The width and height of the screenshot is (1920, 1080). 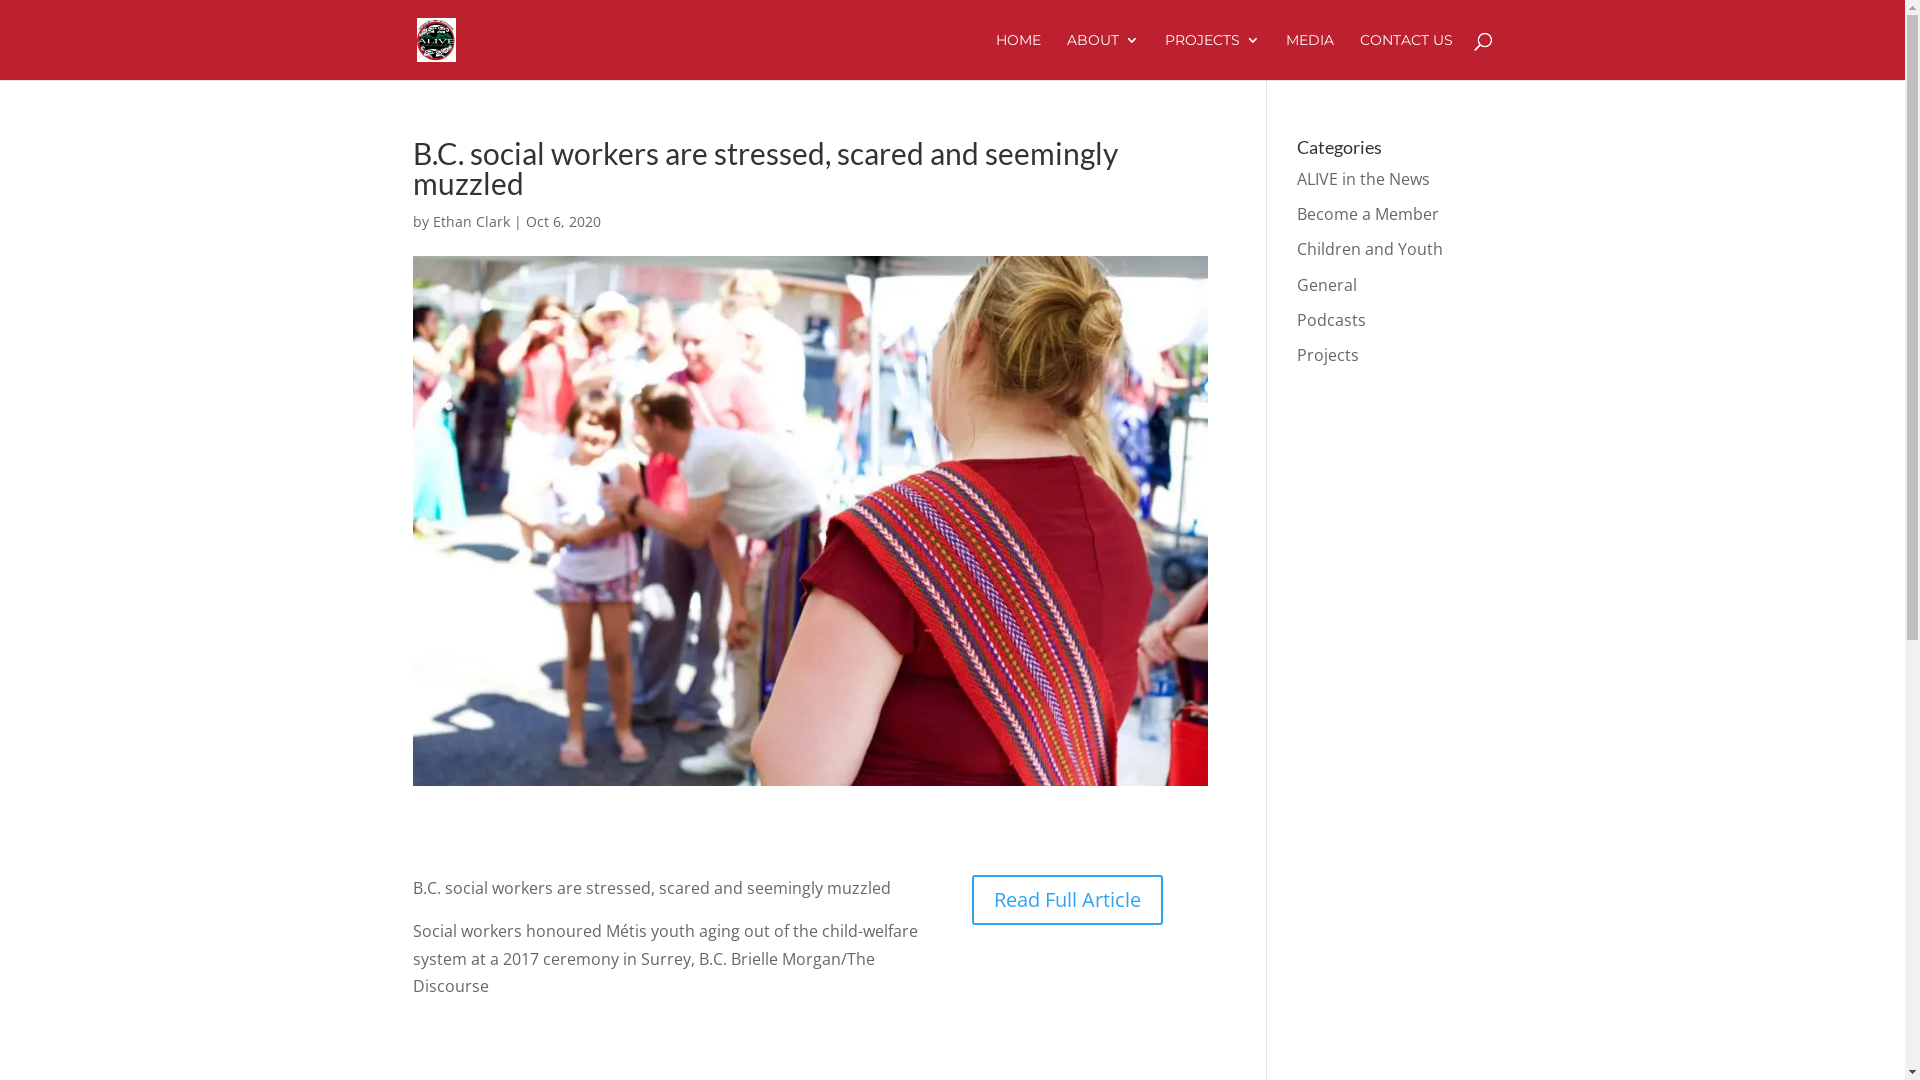 I want to click on 'CONTACT US', so click(x=1405, y=55).